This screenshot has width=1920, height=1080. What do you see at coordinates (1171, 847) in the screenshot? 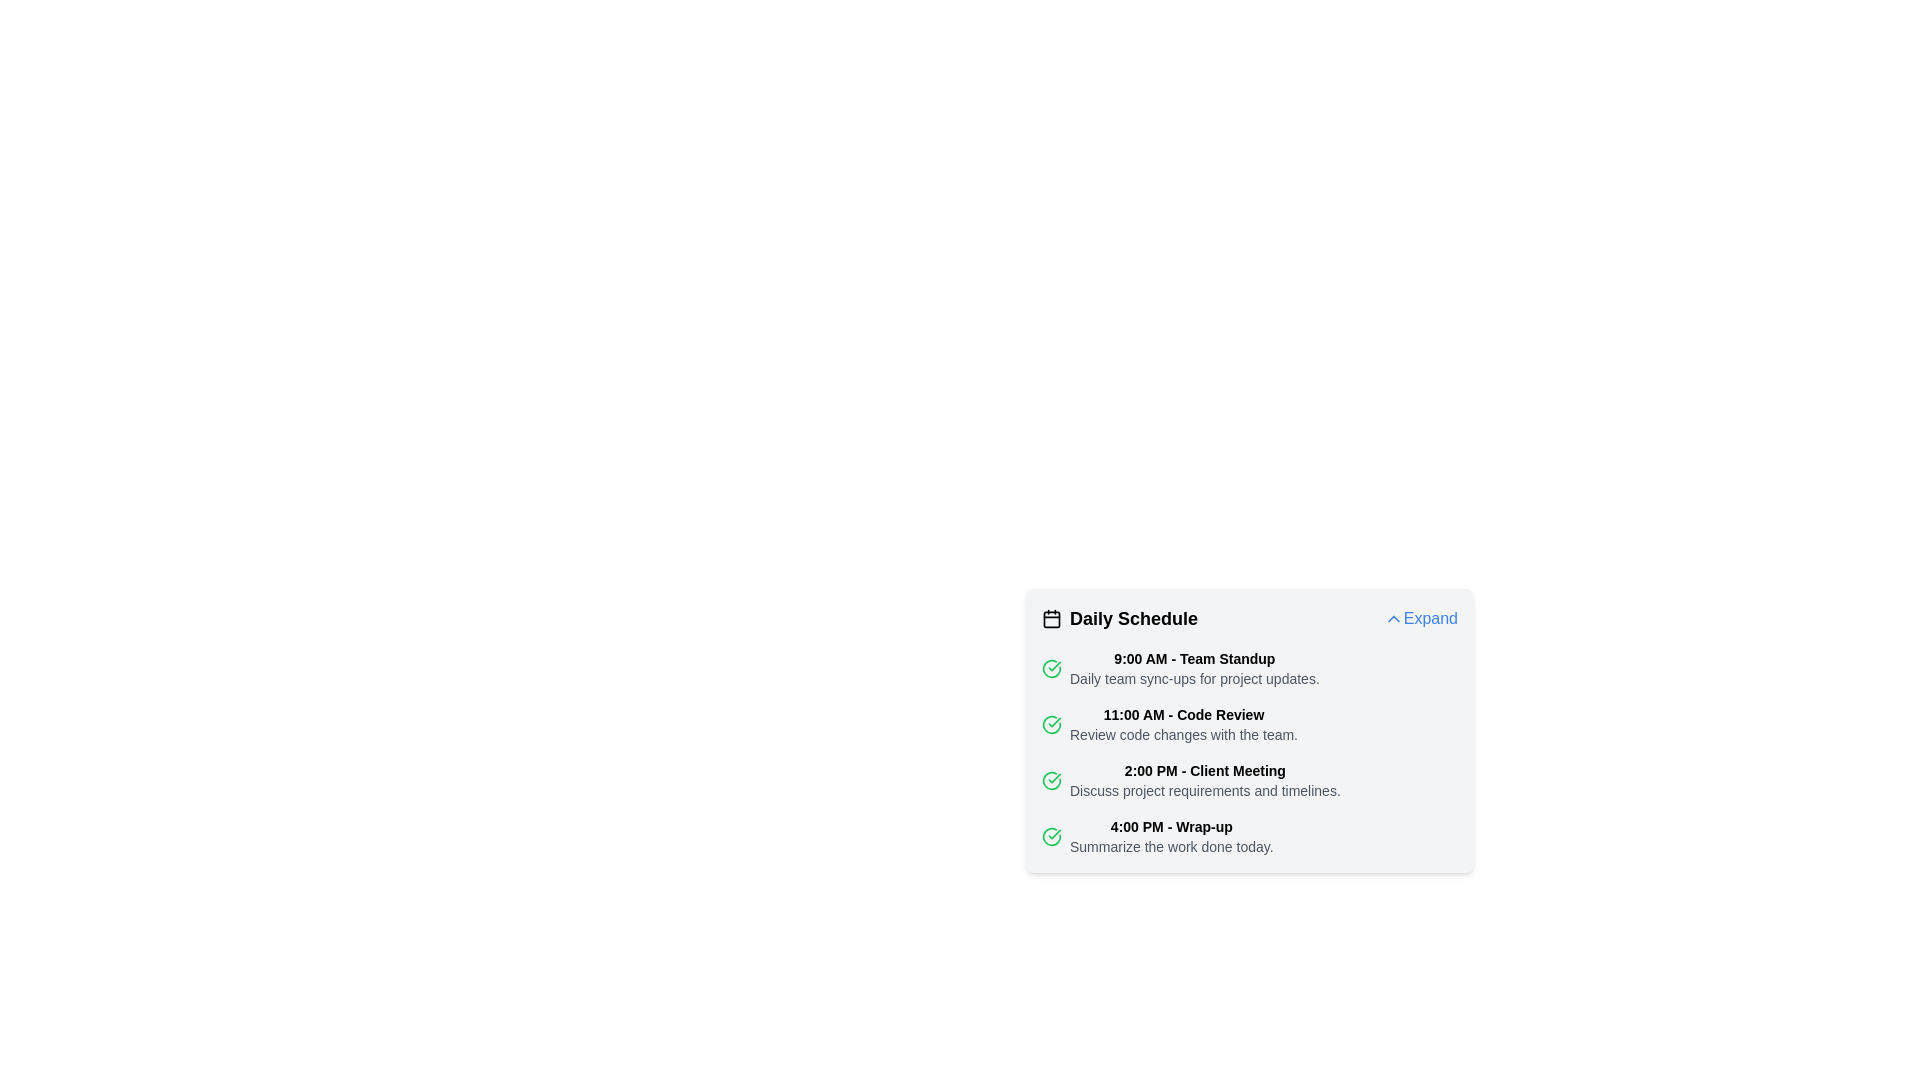
I see `the text label that says 'Summarize the work done today.', which is styled in gray and positioned under '4:00 PM - Wrap-up' in the 'Daily Schedule' section` at bounding box center [1171, 847].